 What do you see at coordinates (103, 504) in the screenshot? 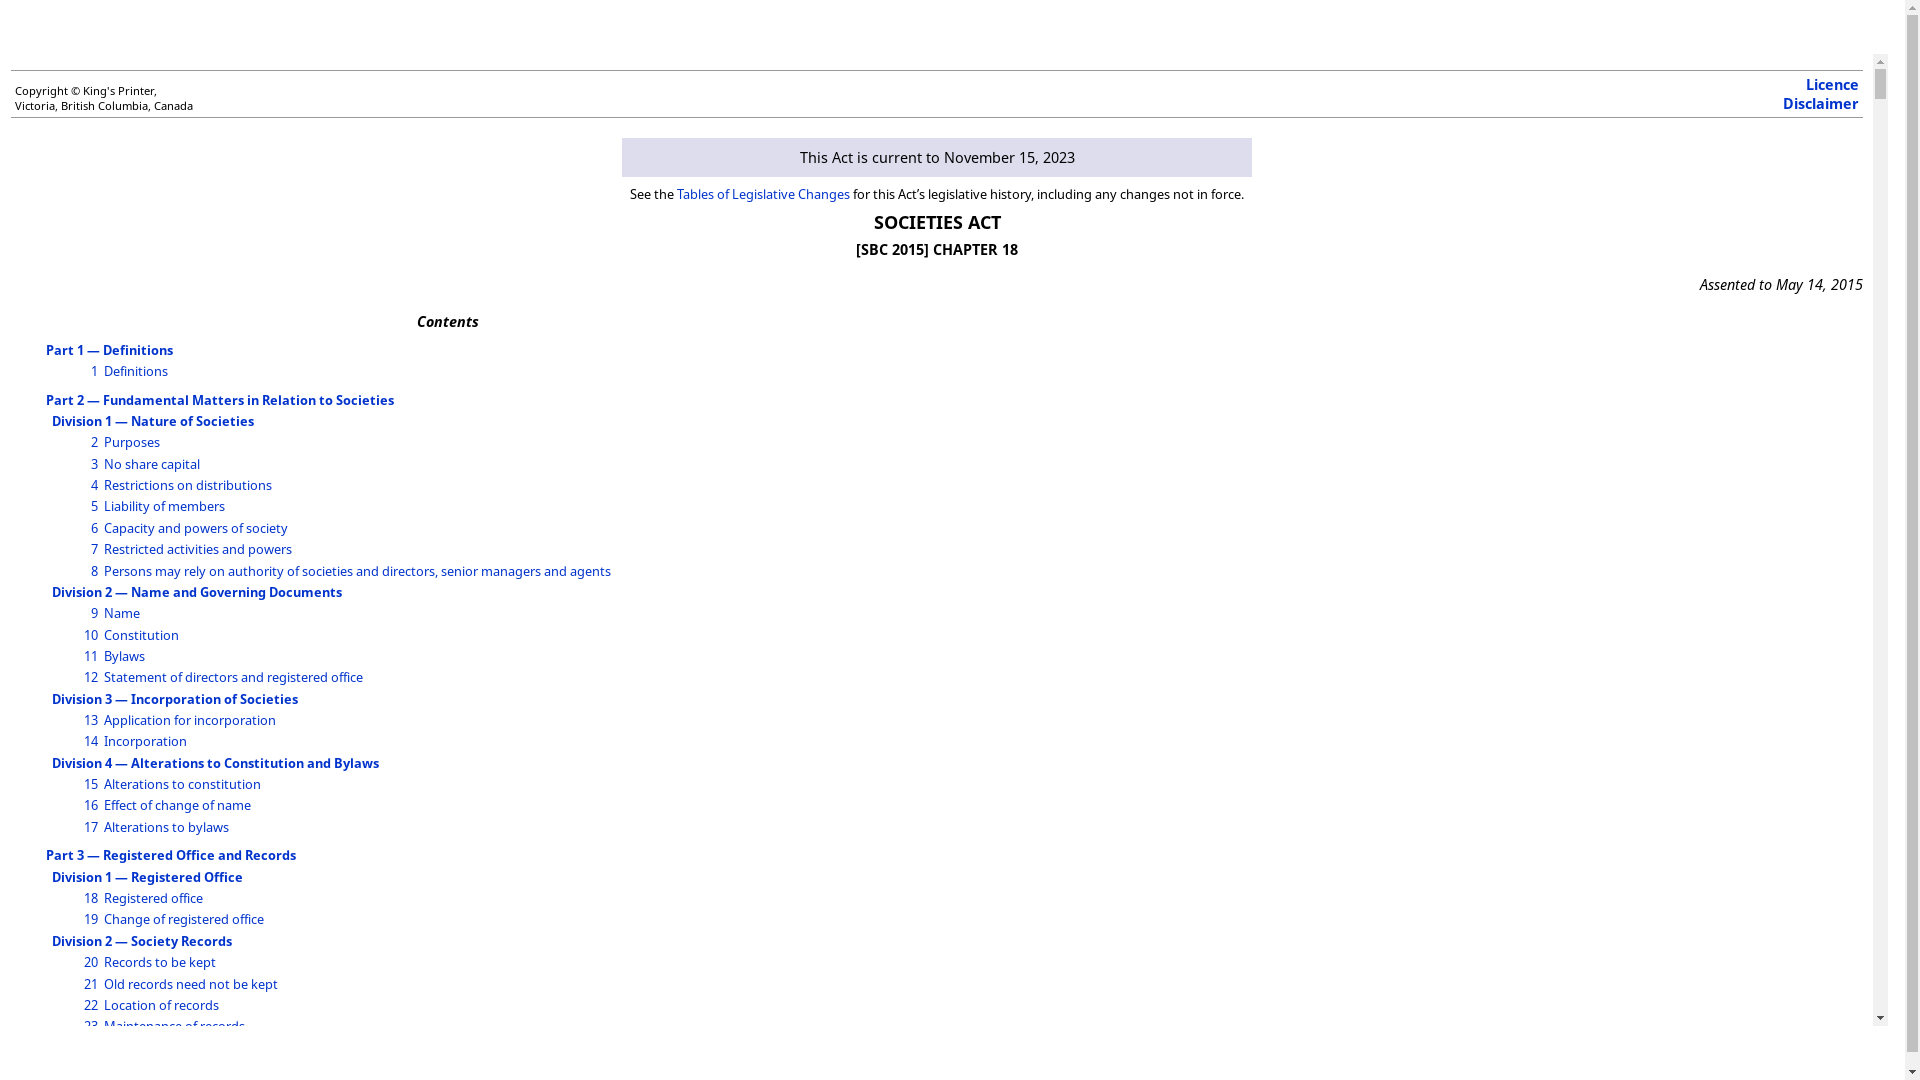
I see `'Liability of members'` at bounding box center [103, 504].